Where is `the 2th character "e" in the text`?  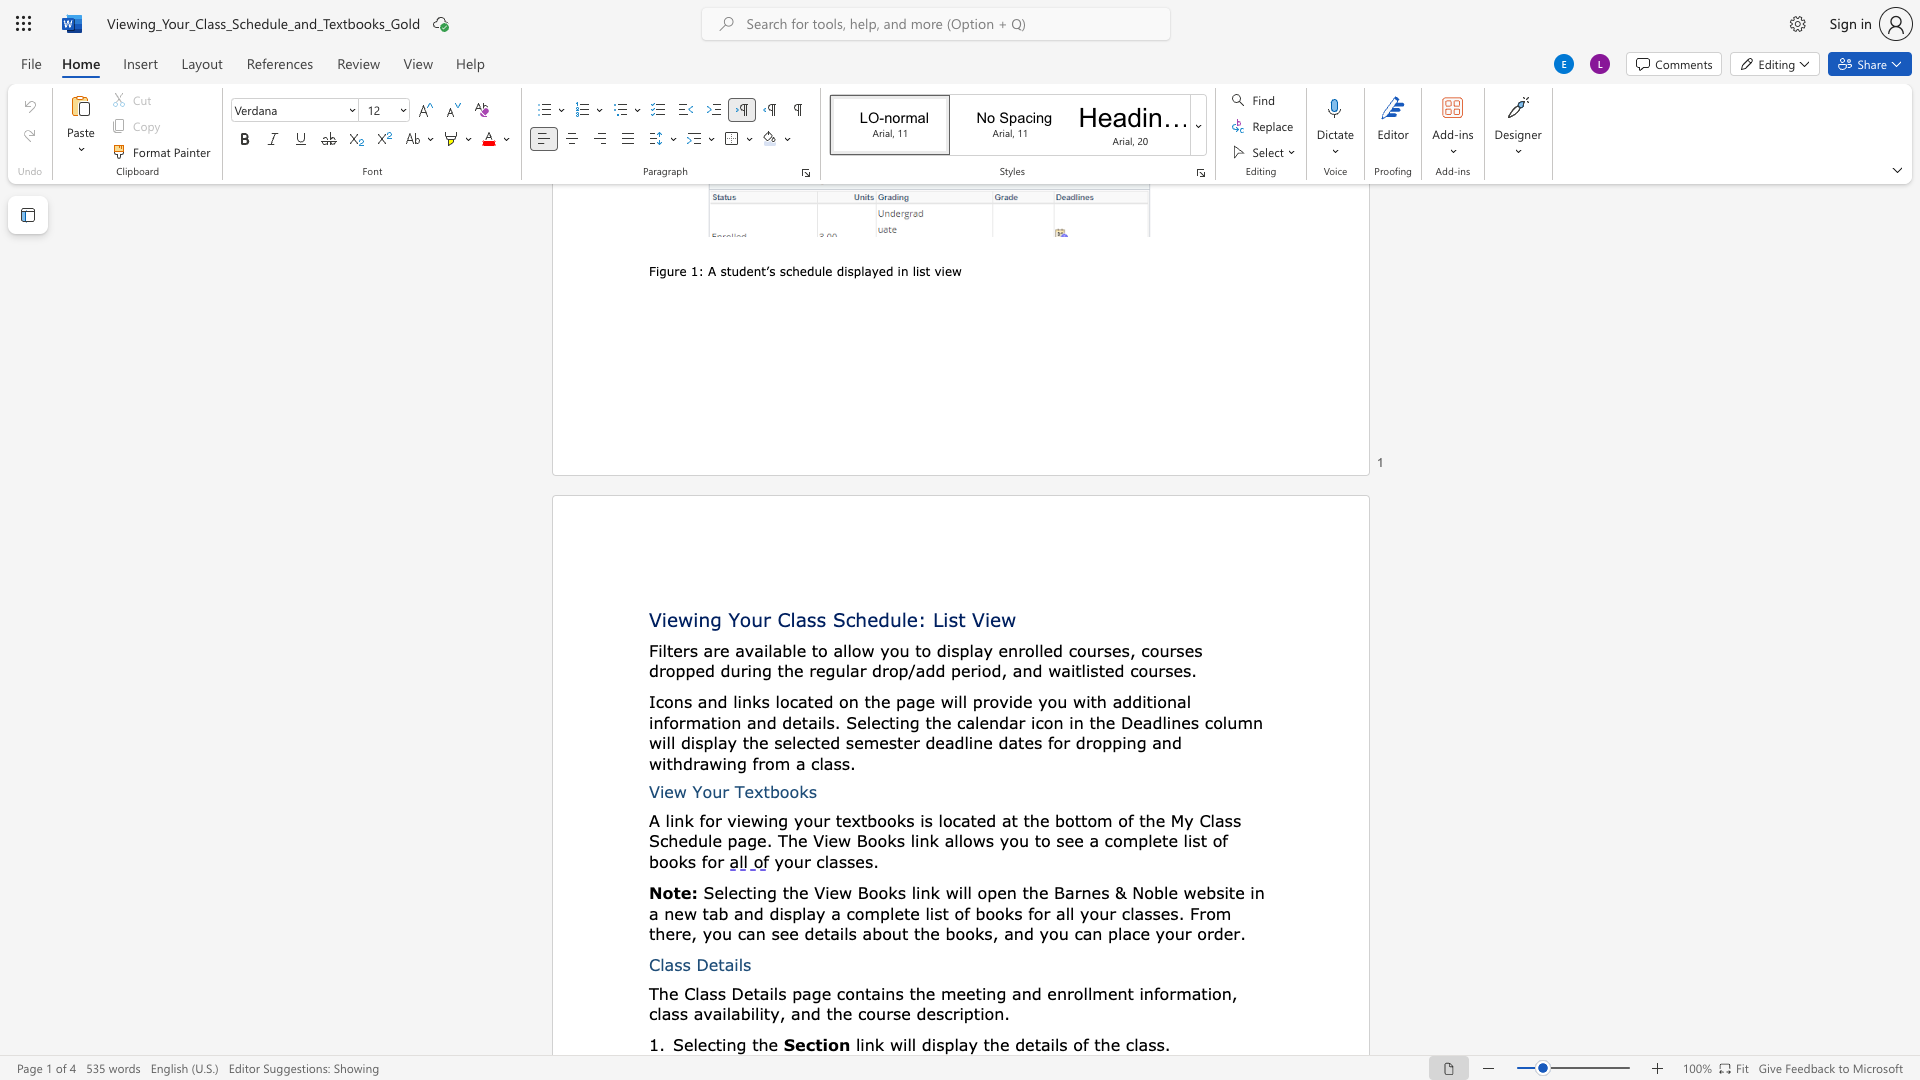
the 2th character "e" in the text is located at coordinates (747, 993).